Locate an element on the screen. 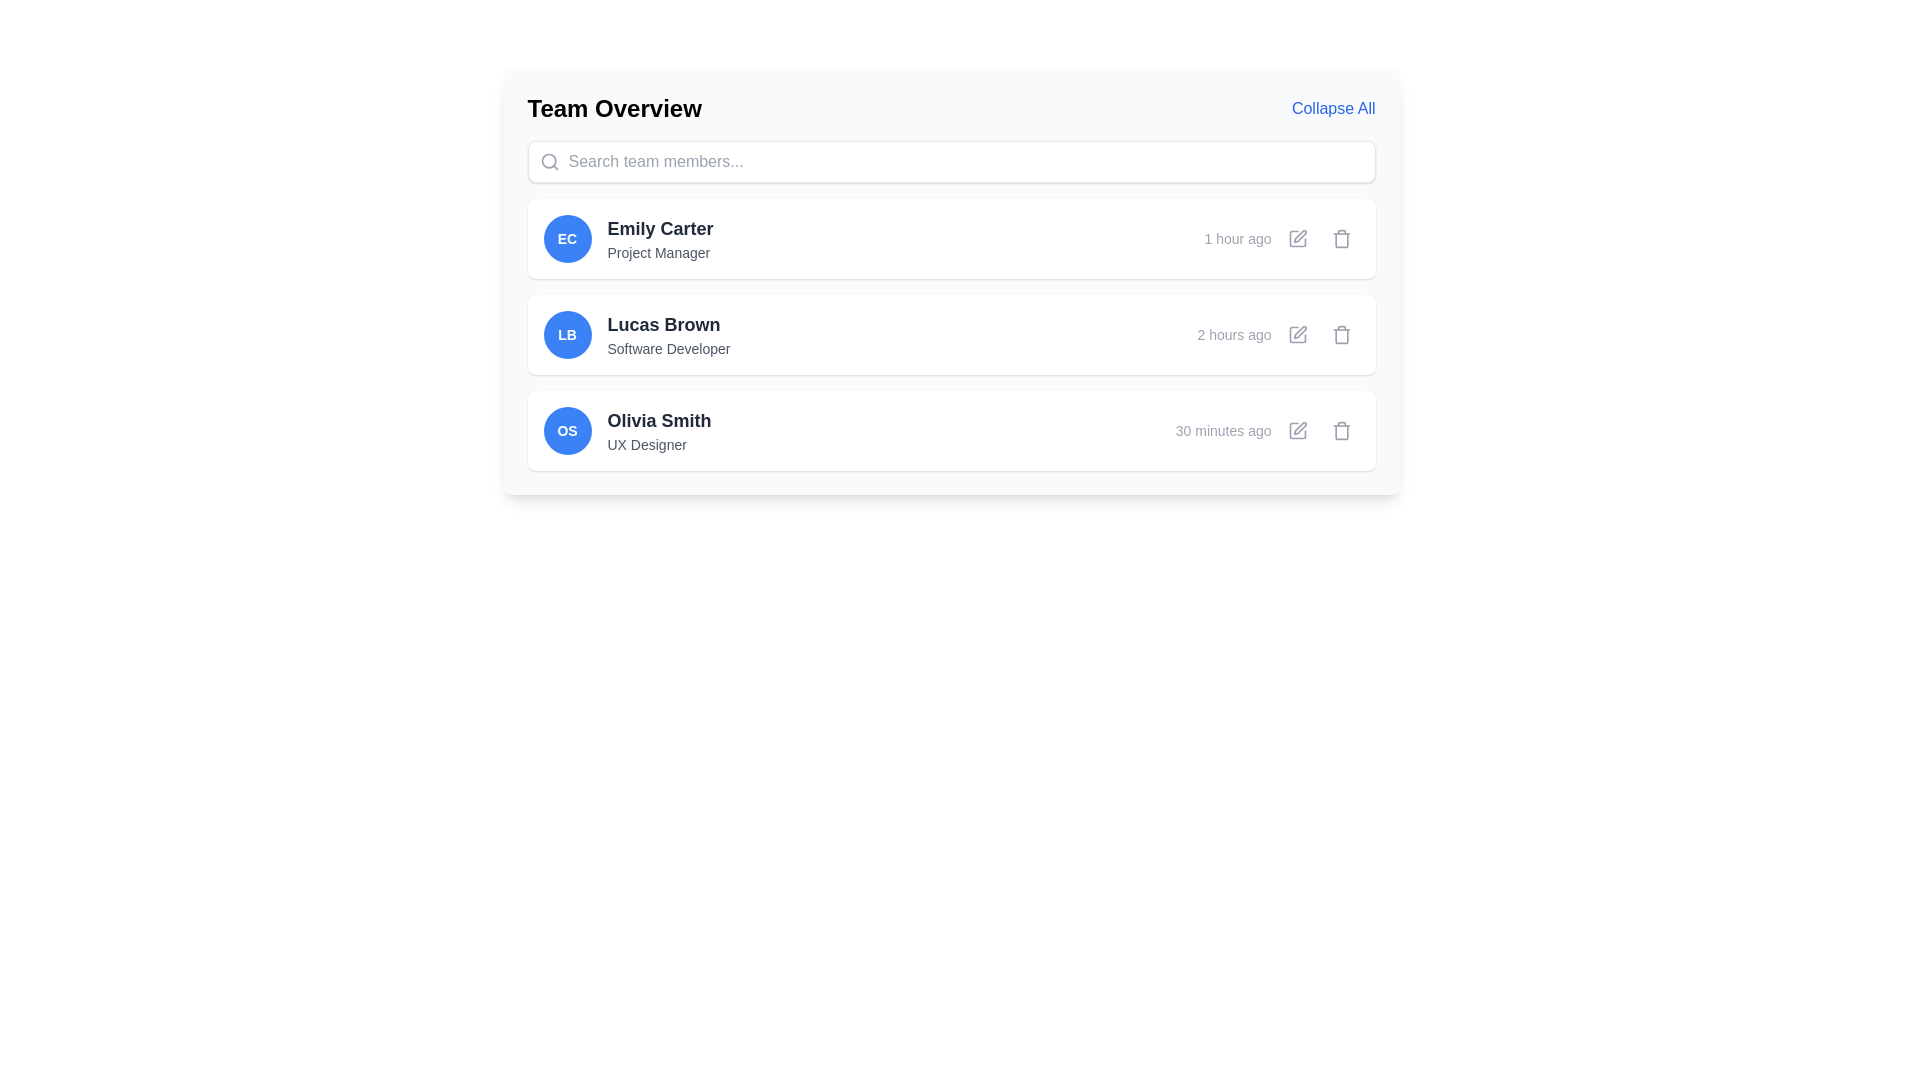 The width and height of the screenshot is (1920, 1080). the text label 'Emily Carter' in the 'Team Overview' section, which is styled in bold and large font size and is the primary line of text above 'Project Manager' is located at coordinates (660, 227).